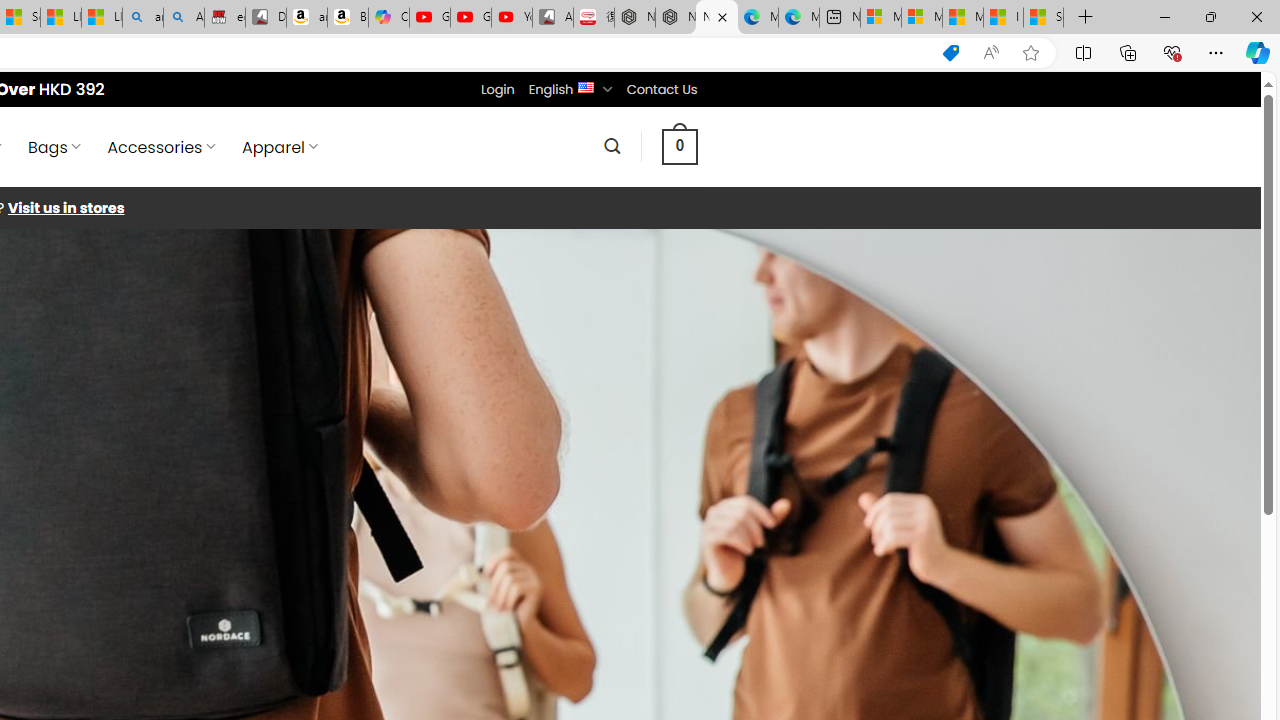 This screenshot has height=720, width=1280. I want to click on 'This site has coupons! Shopping in Microsoft Edge', so click(950, 52).